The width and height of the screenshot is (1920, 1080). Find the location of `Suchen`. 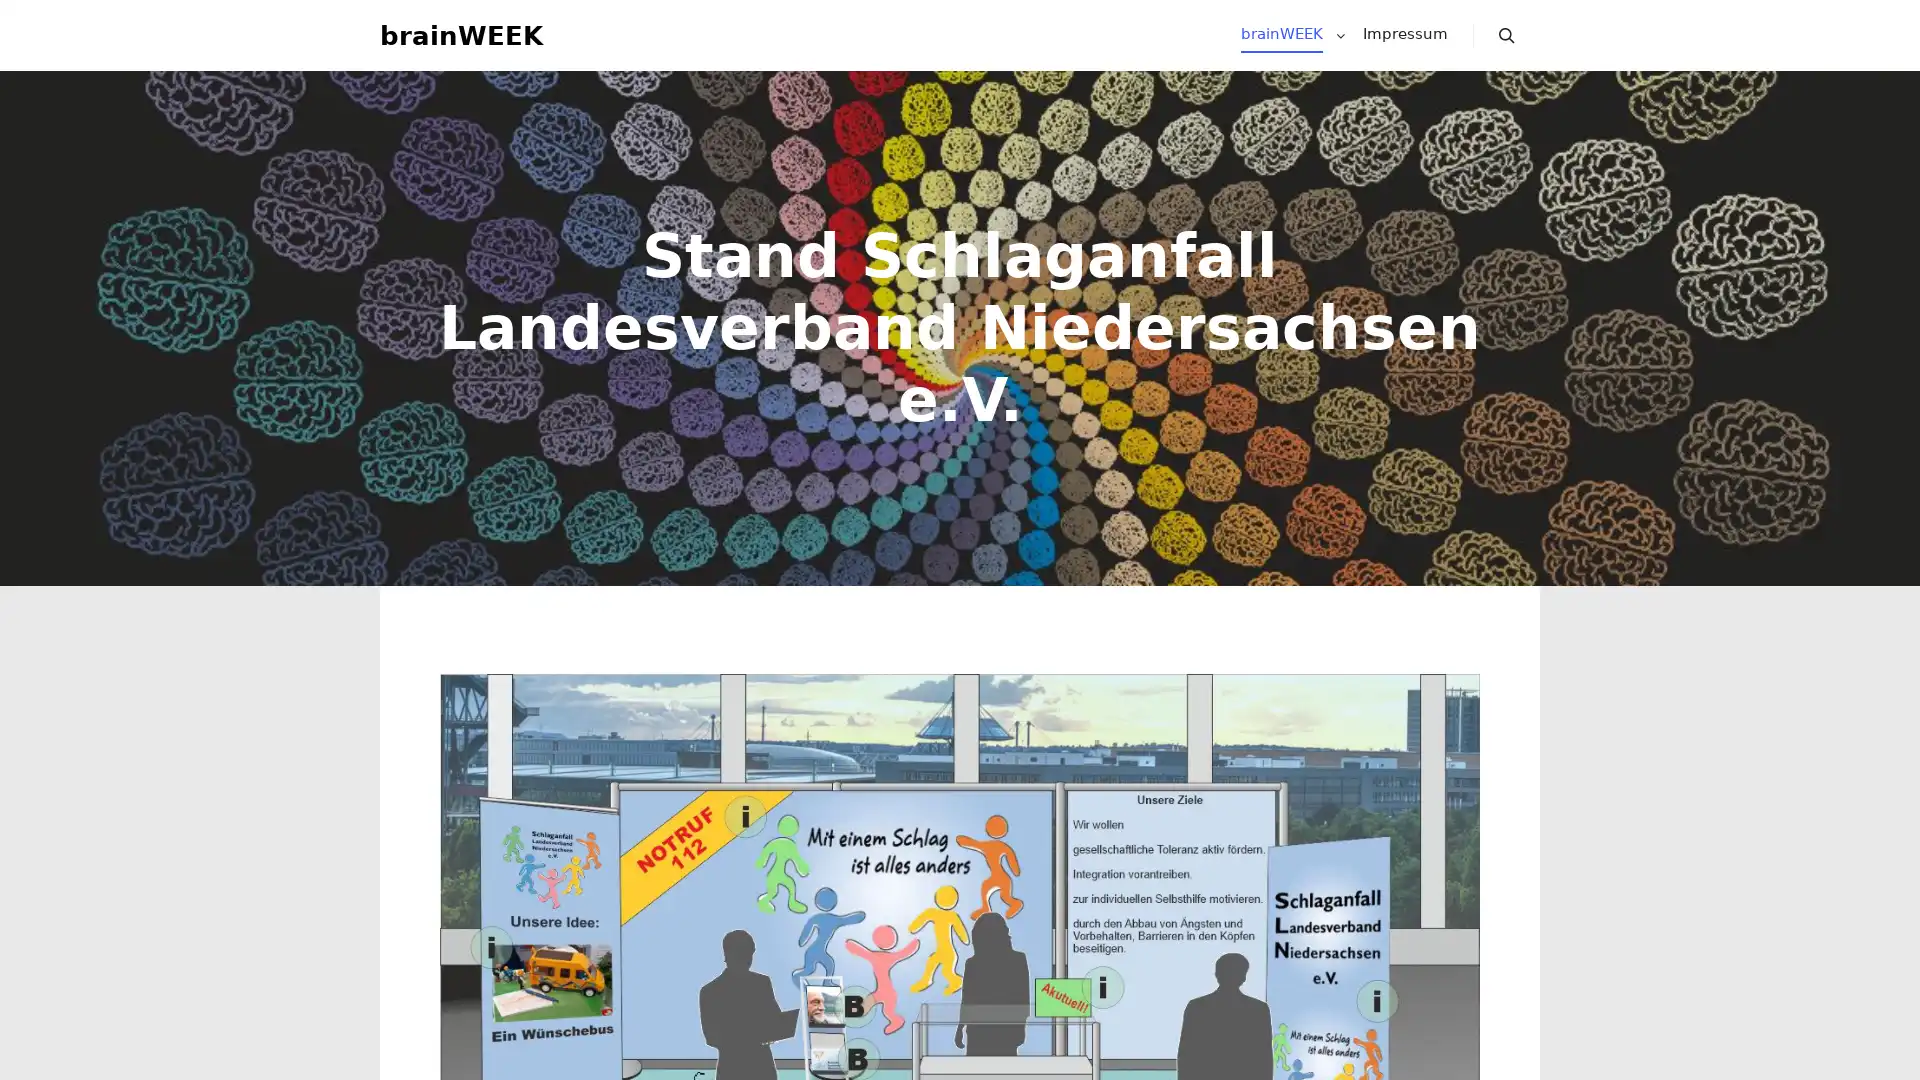

Suchen is located at coordinates (1507, 45).